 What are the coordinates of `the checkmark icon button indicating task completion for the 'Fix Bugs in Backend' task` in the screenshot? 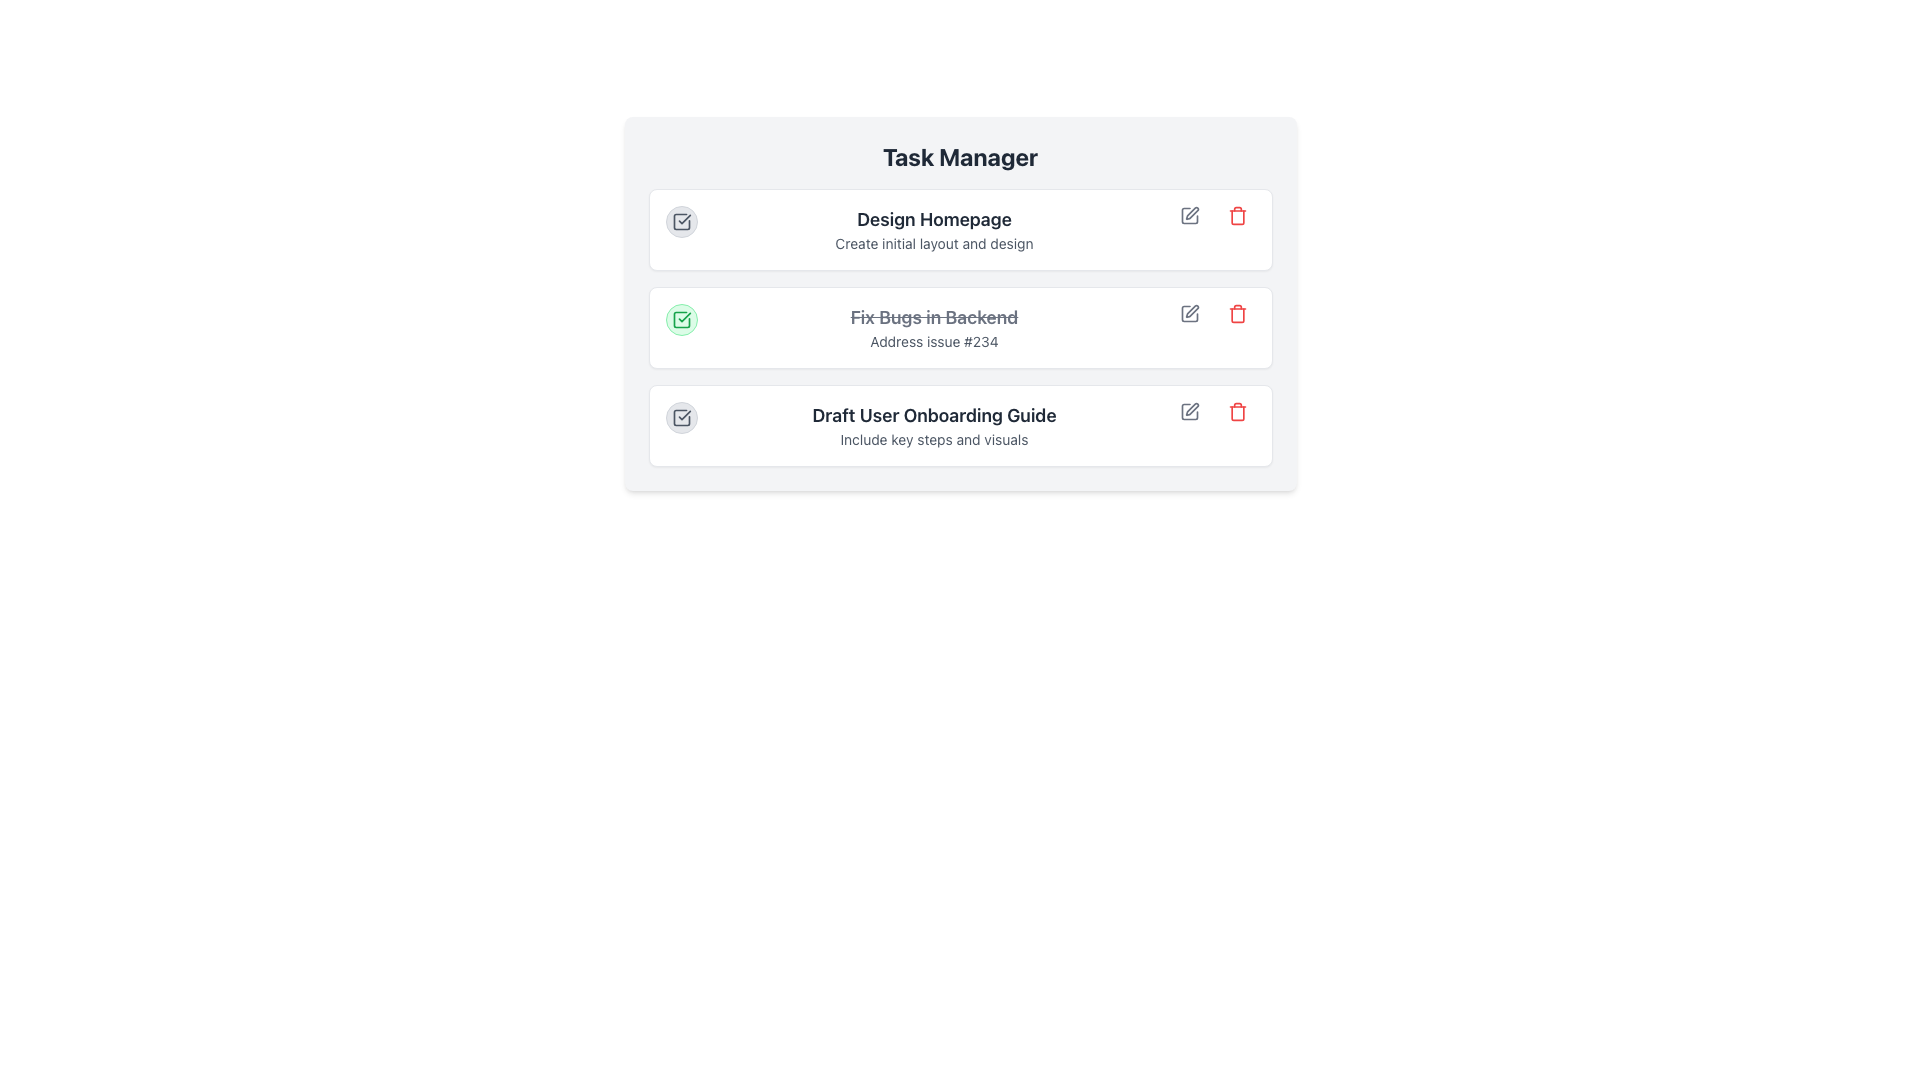 It's located at (681, 319).